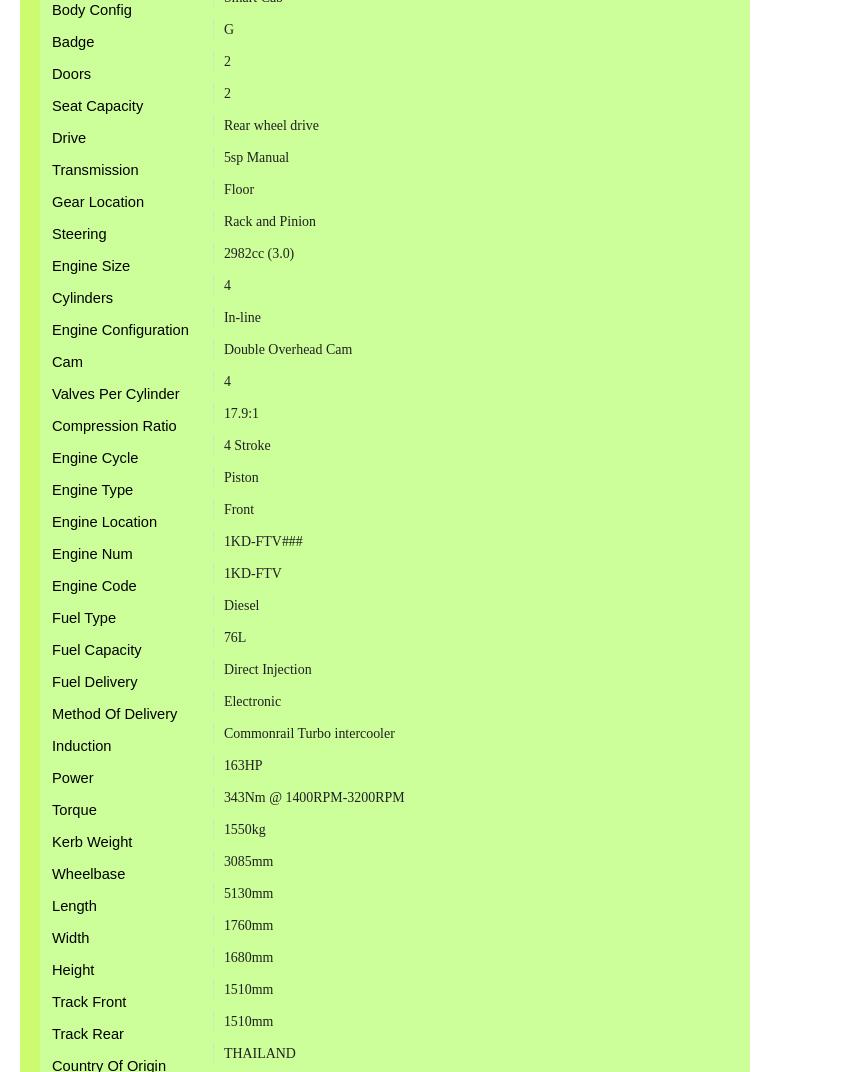 The width and height of the screenshot is (845, 1072). What do you see at coordinates (247, 955) in the screenshot?
I see `'1680mm'` at bounding box center [247, 955].